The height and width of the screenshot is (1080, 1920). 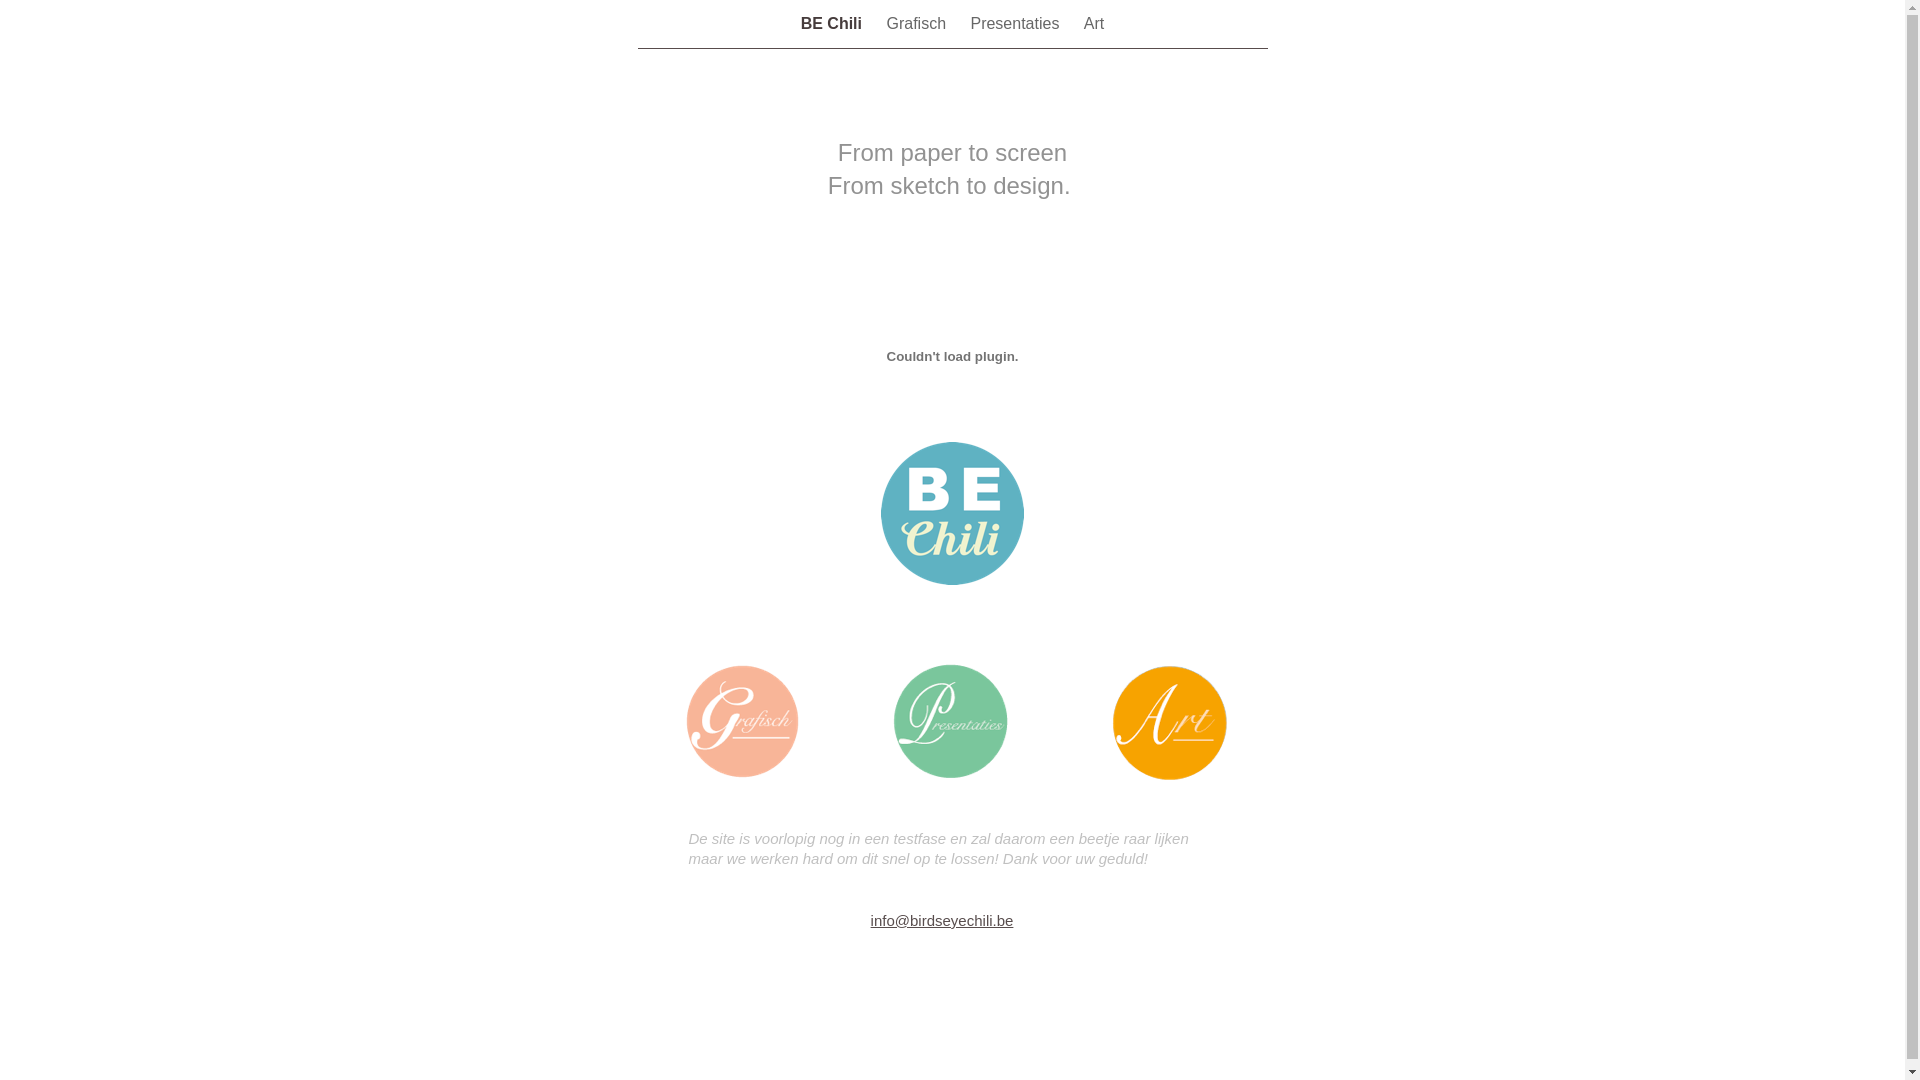 What do you see at coordinates (941, 920) in the screenshot?
I see `'info@birdseyechili.be'` at bounding box center [941, 920].